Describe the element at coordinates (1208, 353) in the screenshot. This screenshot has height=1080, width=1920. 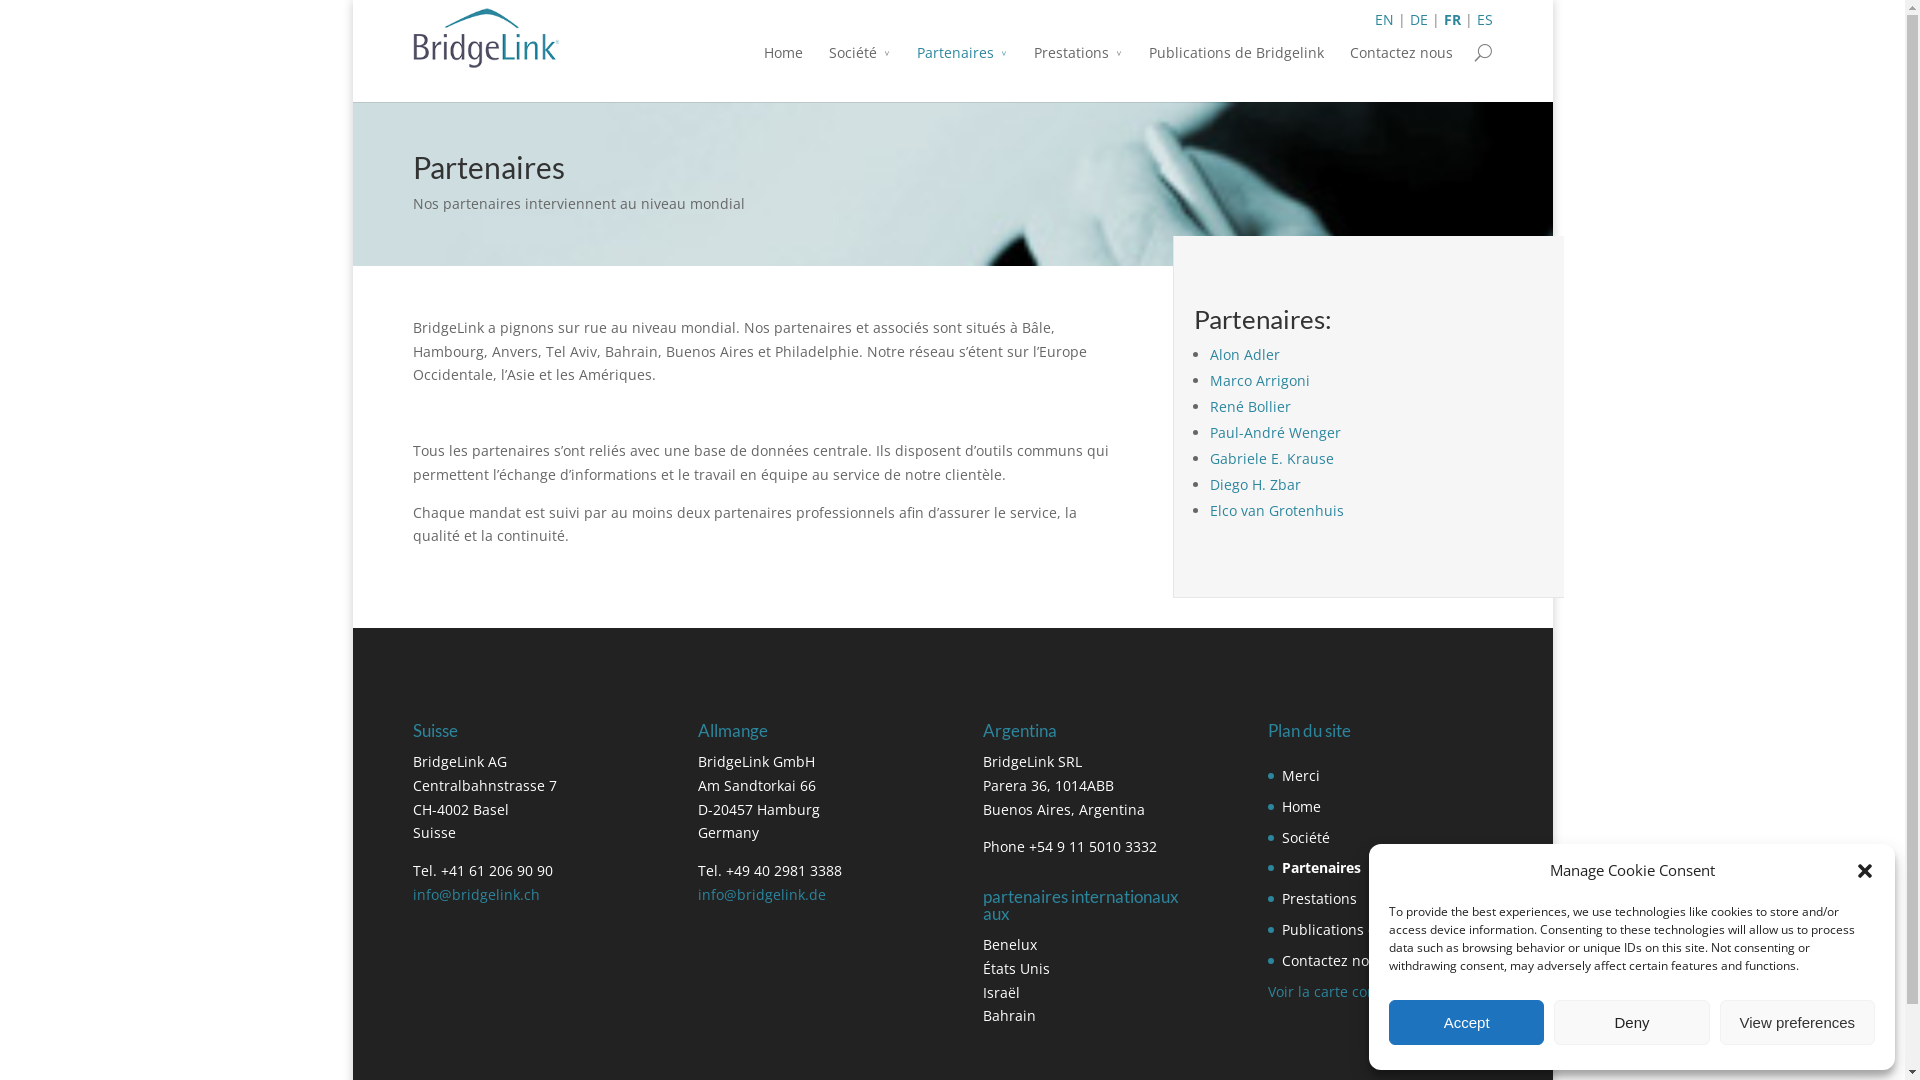
I see `'Alon Adler'` at that location.